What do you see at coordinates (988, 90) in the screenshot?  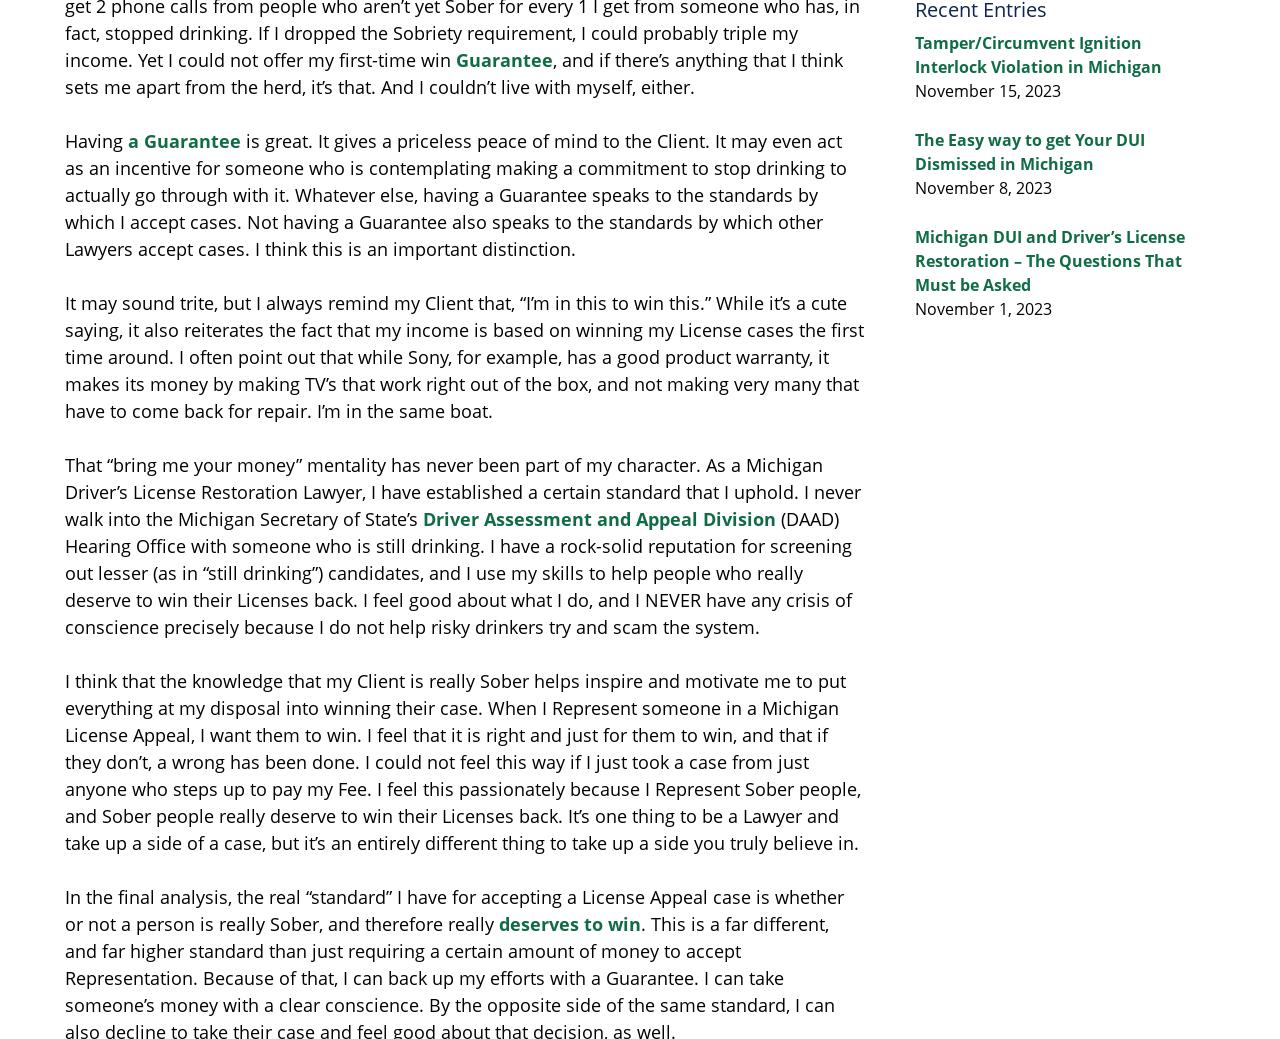 I see `'November 15, 2023'` at bounding box center [988, 90].